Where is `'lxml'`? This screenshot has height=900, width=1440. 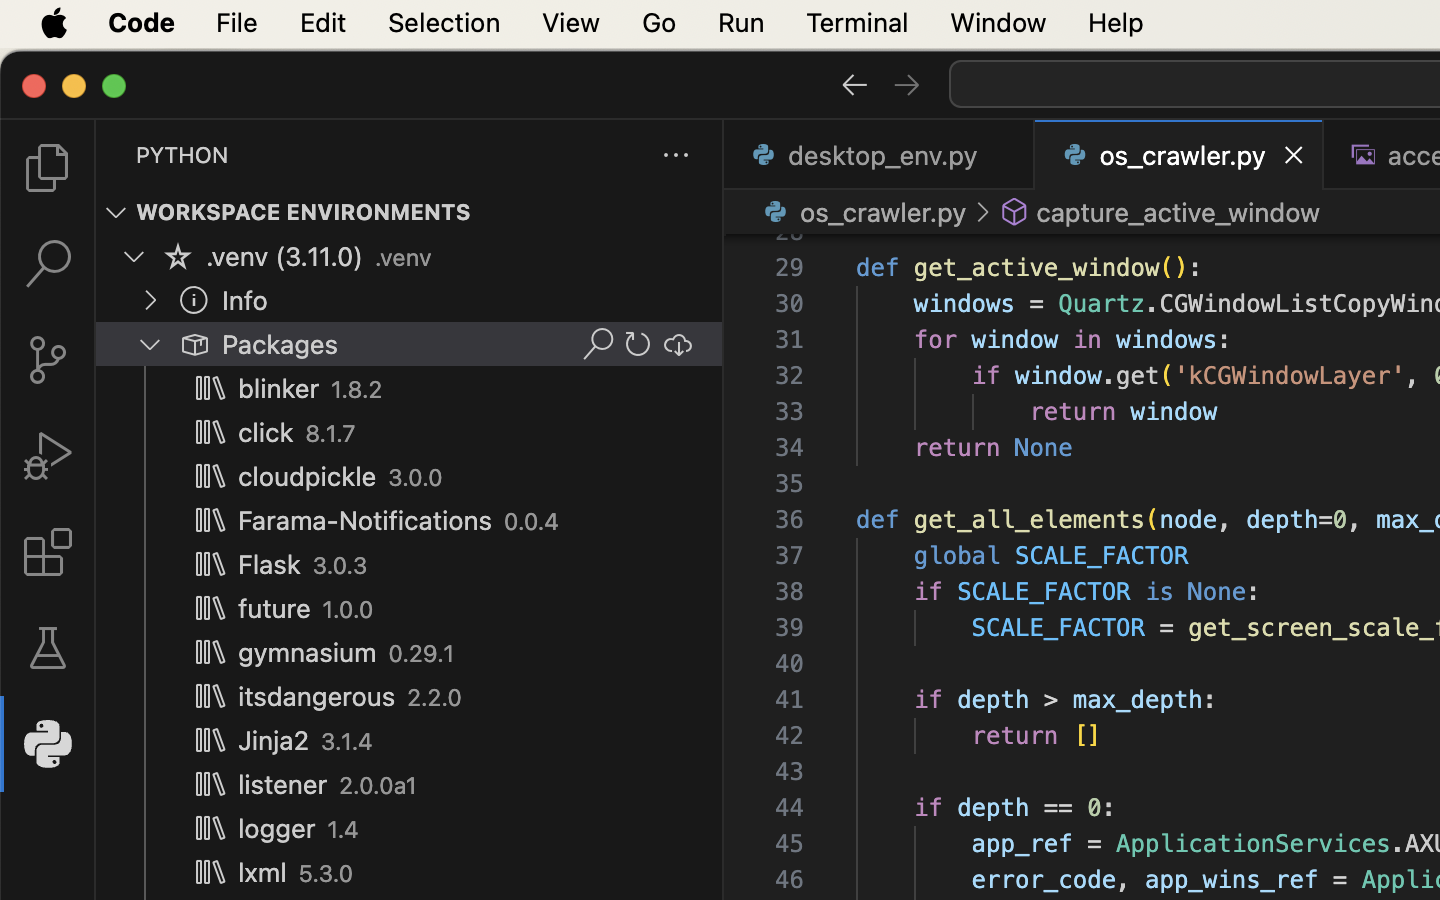
'lxml' is located at coordinates (261, 873).